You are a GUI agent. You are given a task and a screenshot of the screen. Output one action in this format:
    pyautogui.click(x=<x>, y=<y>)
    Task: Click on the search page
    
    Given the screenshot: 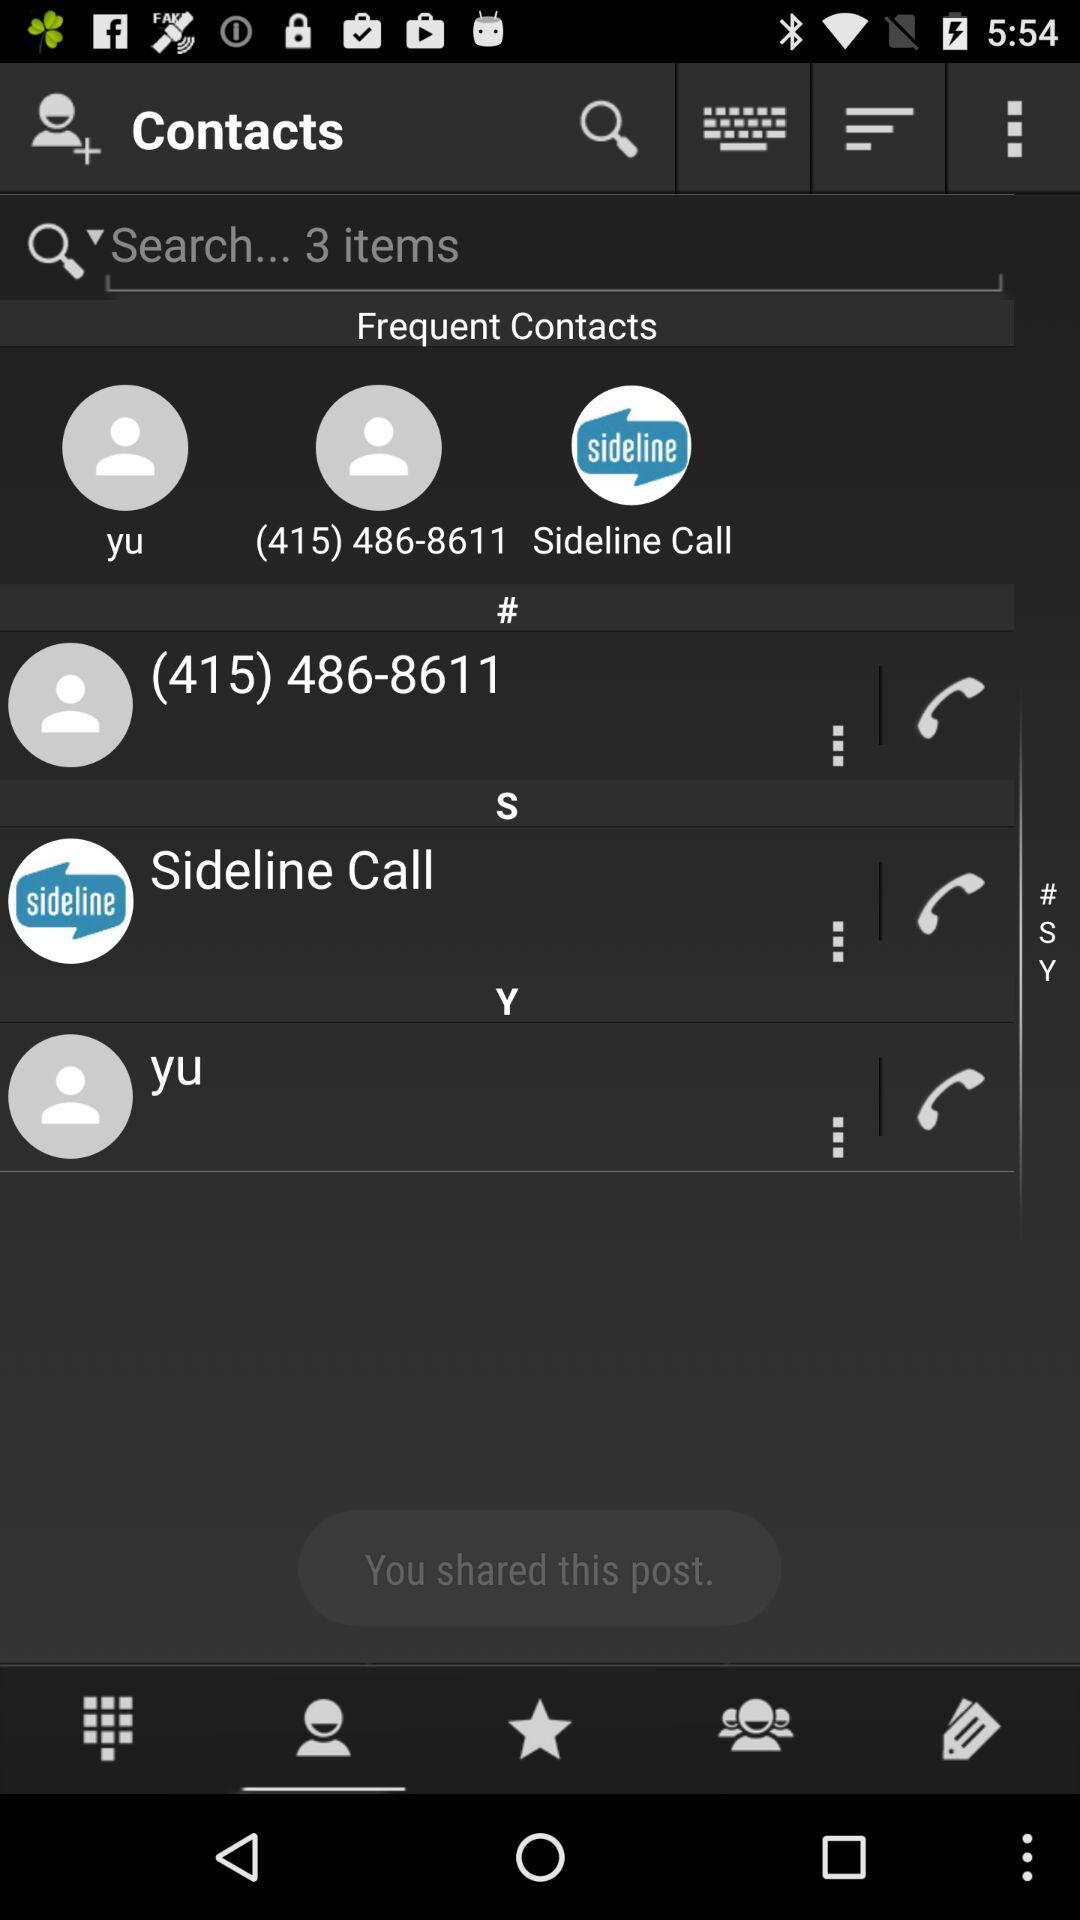 What is the action you would take?
    pyautogui.click(x=505, y=246)
    